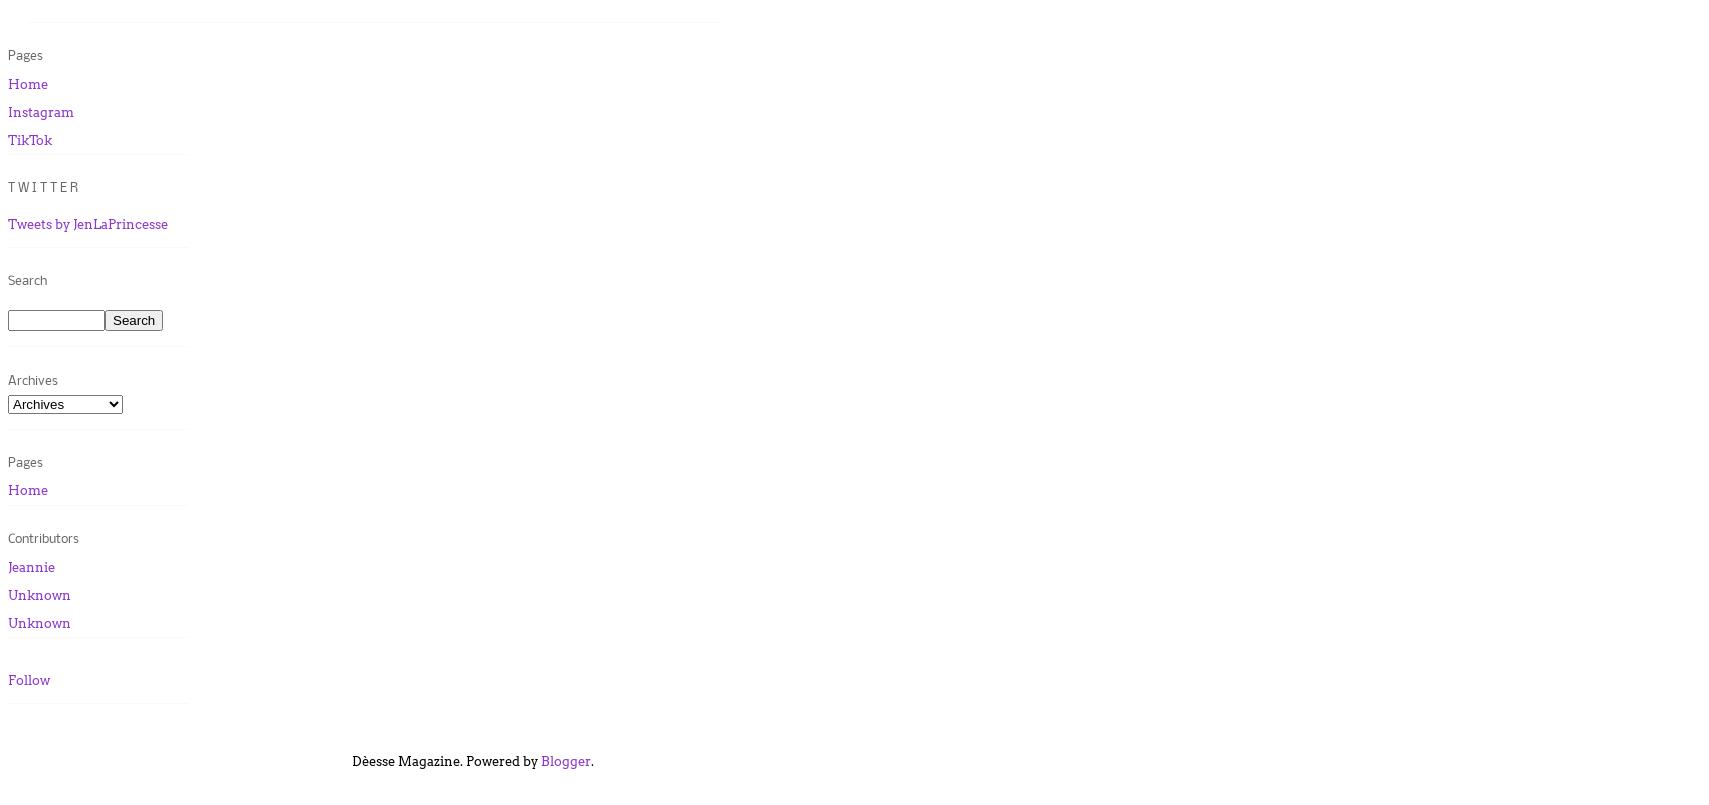  Describe the element at coordinates (42, 187) in the screenshot. I see `'T W I T T E R'` at that location.